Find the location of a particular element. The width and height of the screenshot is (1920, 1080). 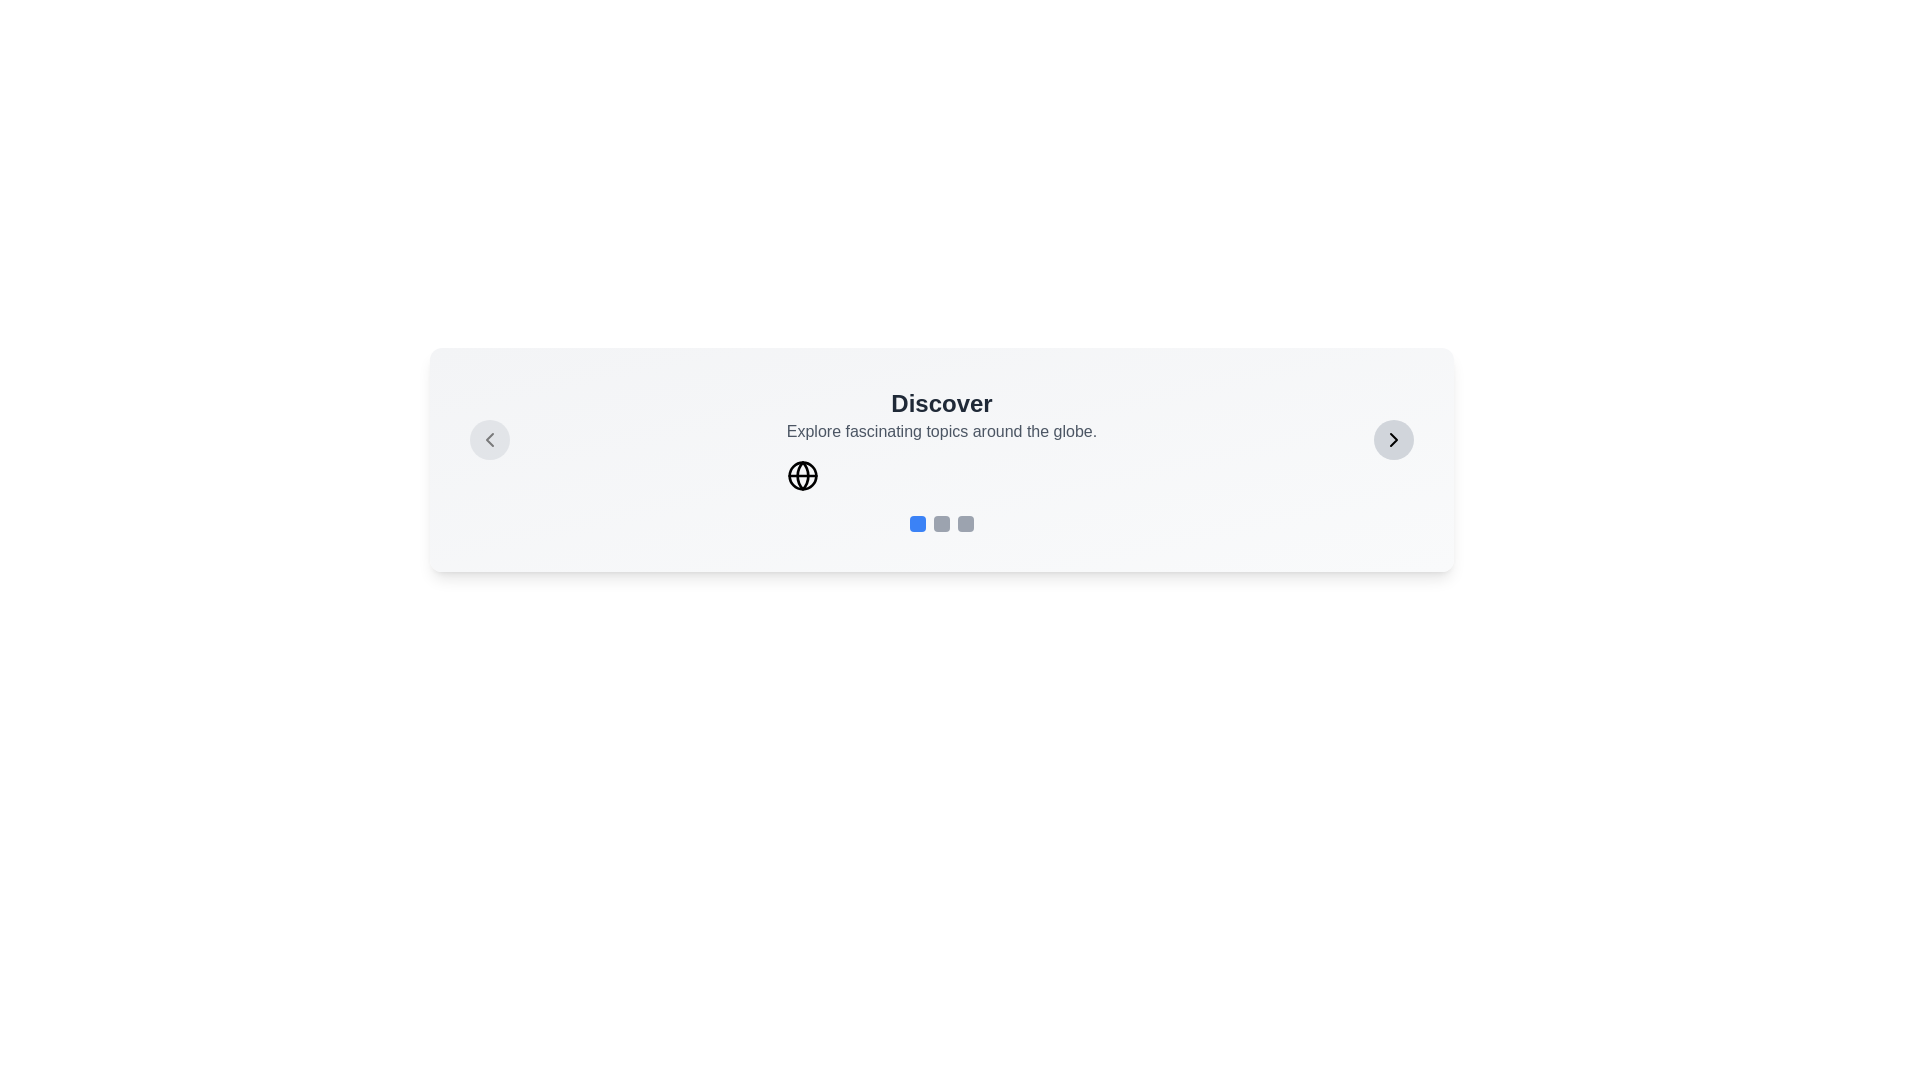

the central circular component of the globe icon, which is located beneath the 'Discover' title and above the navigation indicators is located at coordinates (802, 475).